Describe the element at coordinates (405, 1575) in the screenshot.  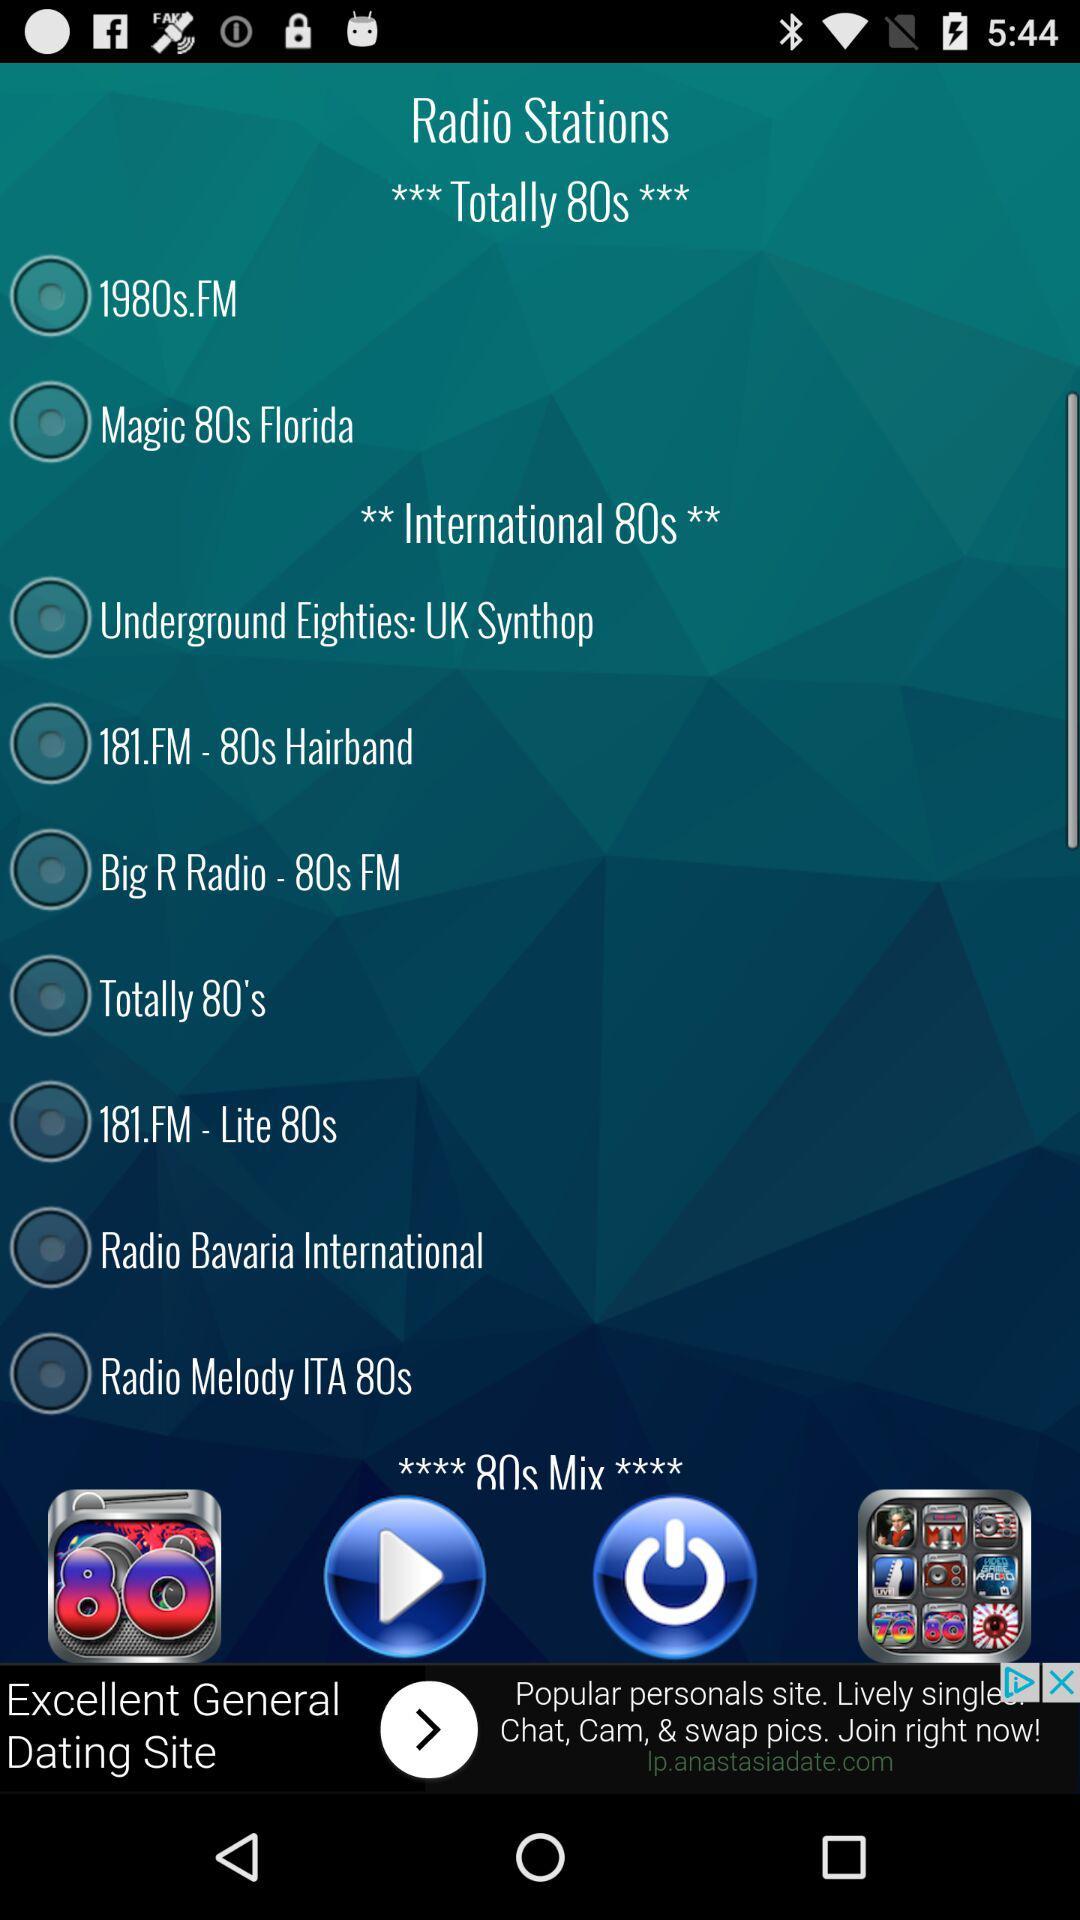
I see `the song` at that location.